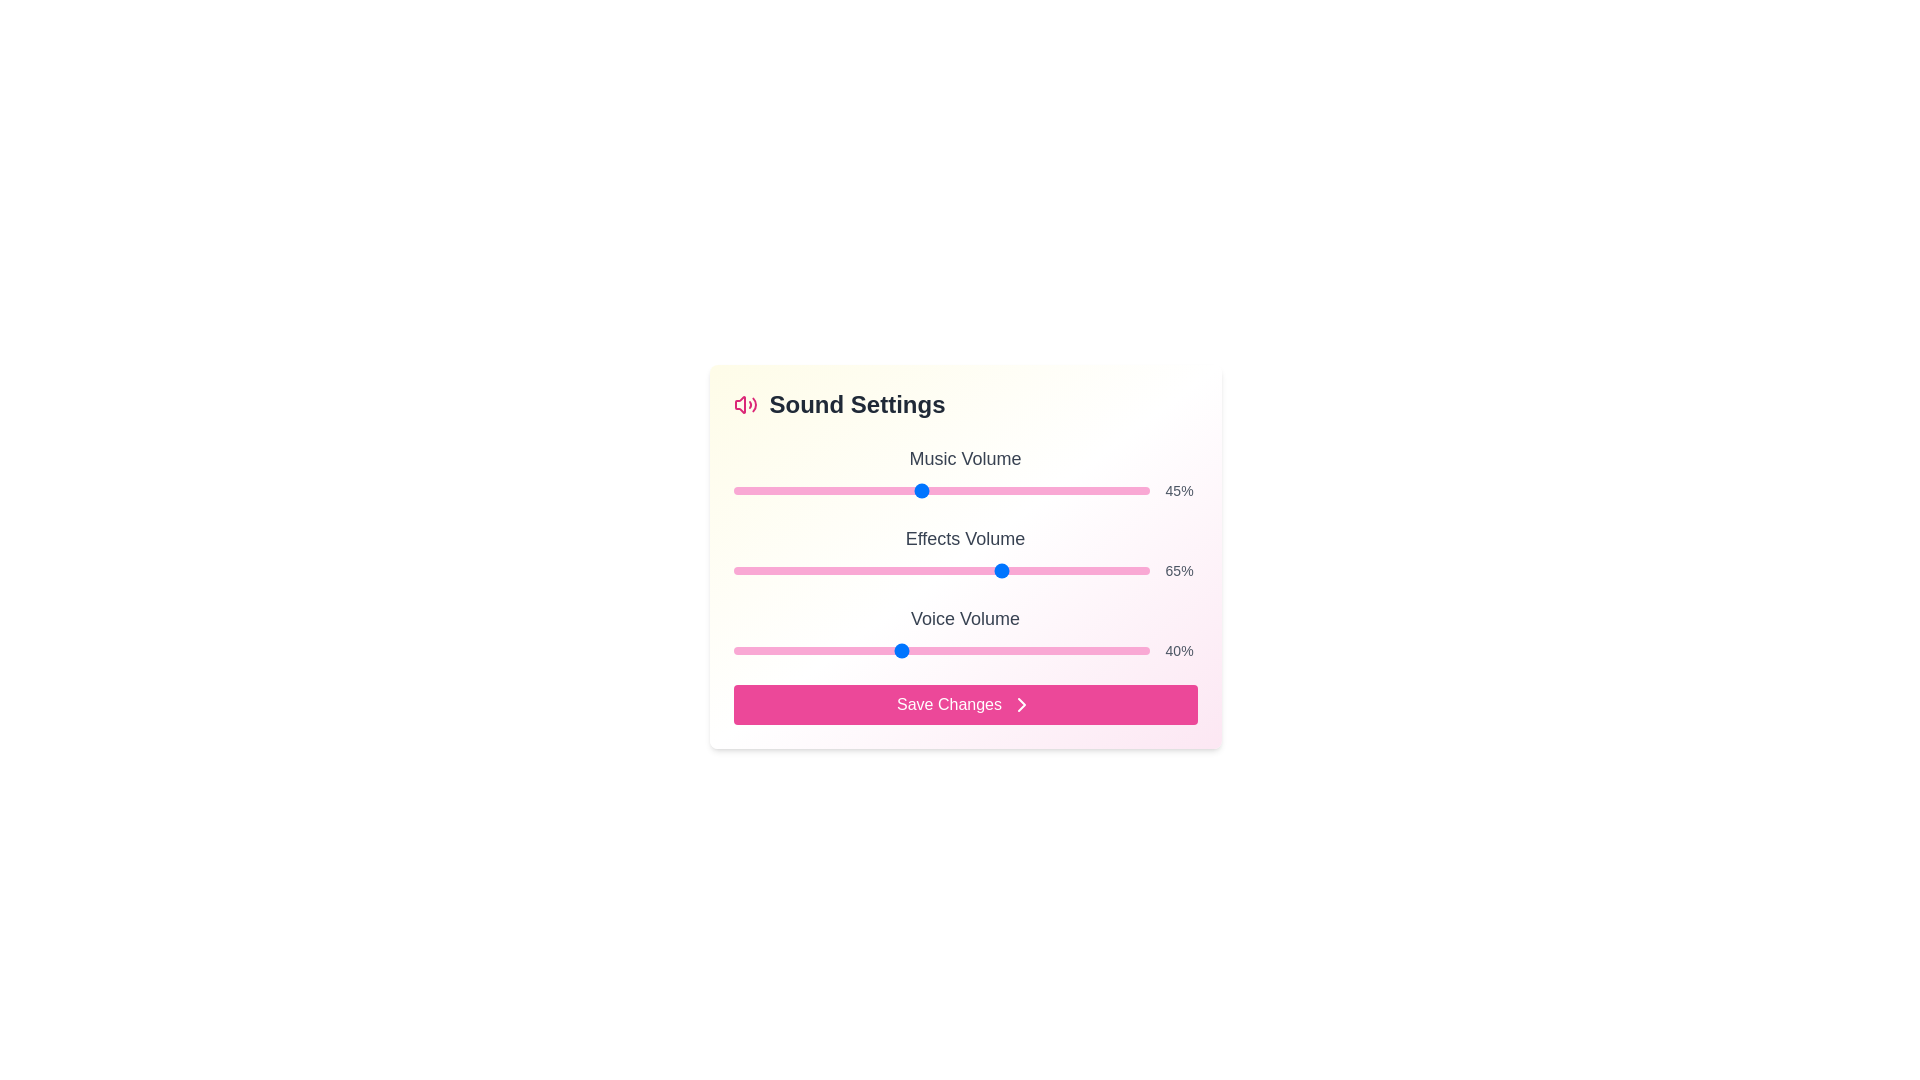  Describe the element at coordinates (744, 405) in the screenshot. I see `the Sound Settings icon to highlight it` at that location.